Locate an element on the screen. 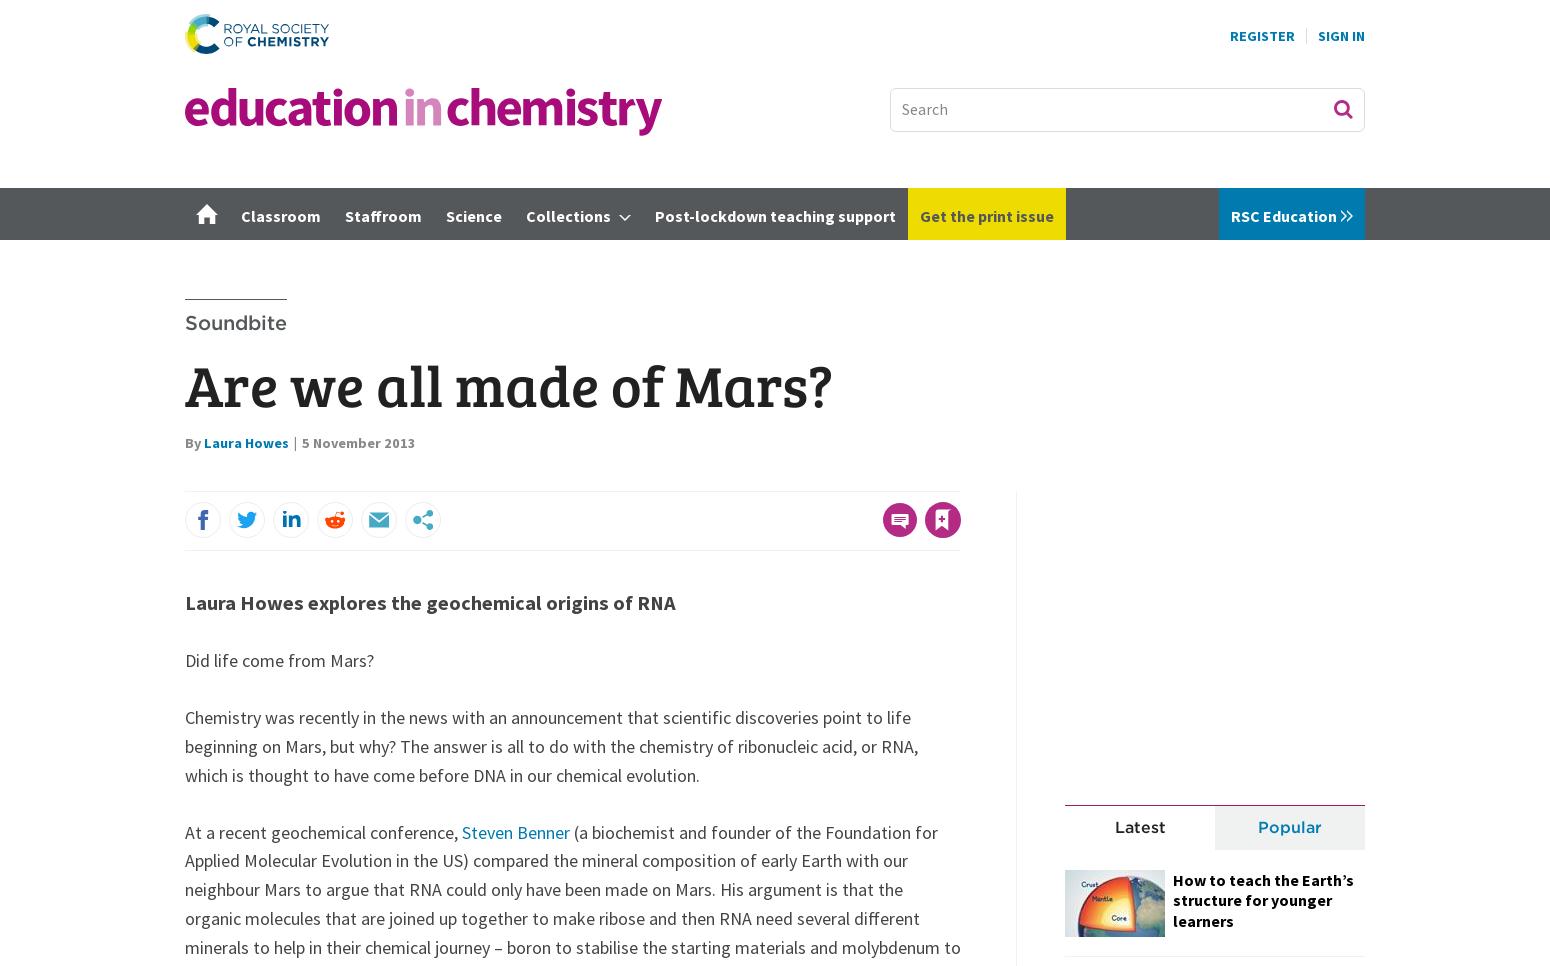 This screenshot has width=1550, height=966. 'Bookmark' is located at coordinates (925, 483).